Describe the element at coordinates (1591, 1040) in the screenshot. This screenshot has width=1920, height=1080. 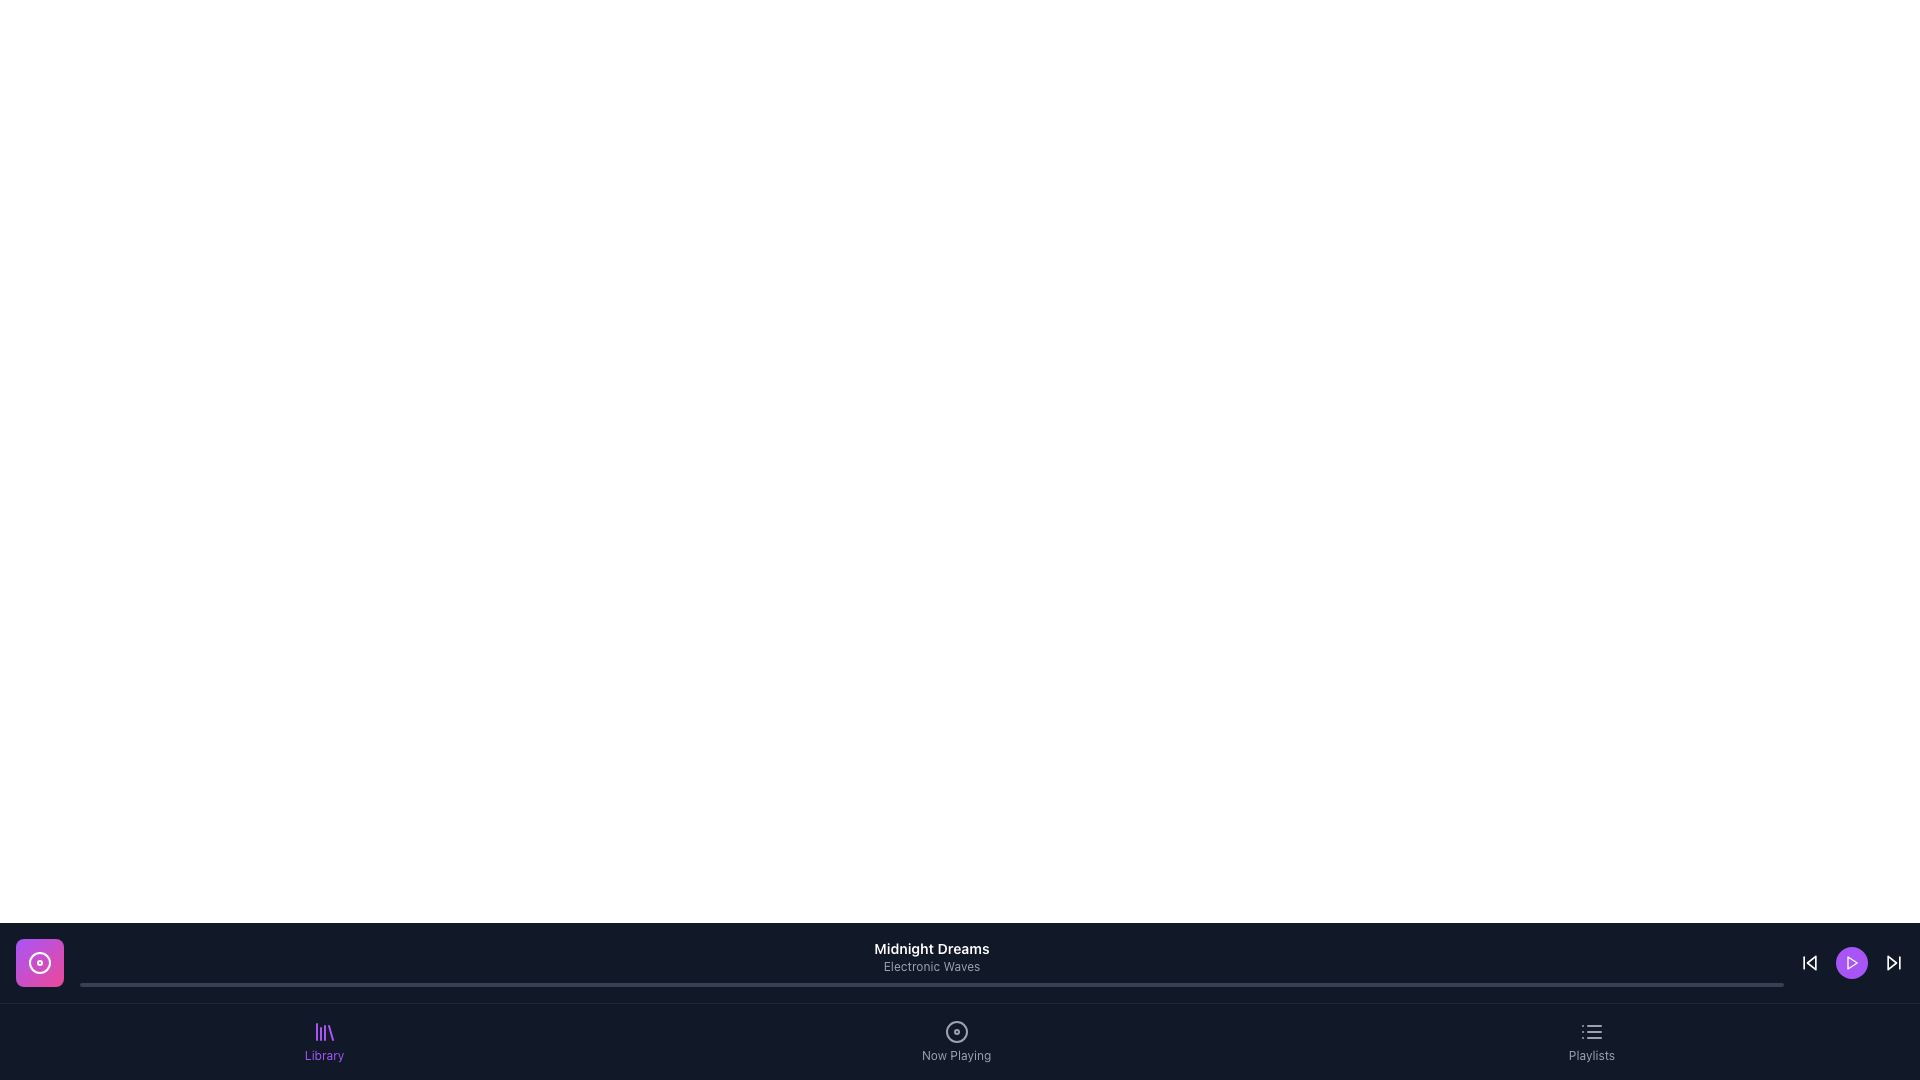
I see `the 'Playlists' navigation button at the bottom of the interface` at that location.